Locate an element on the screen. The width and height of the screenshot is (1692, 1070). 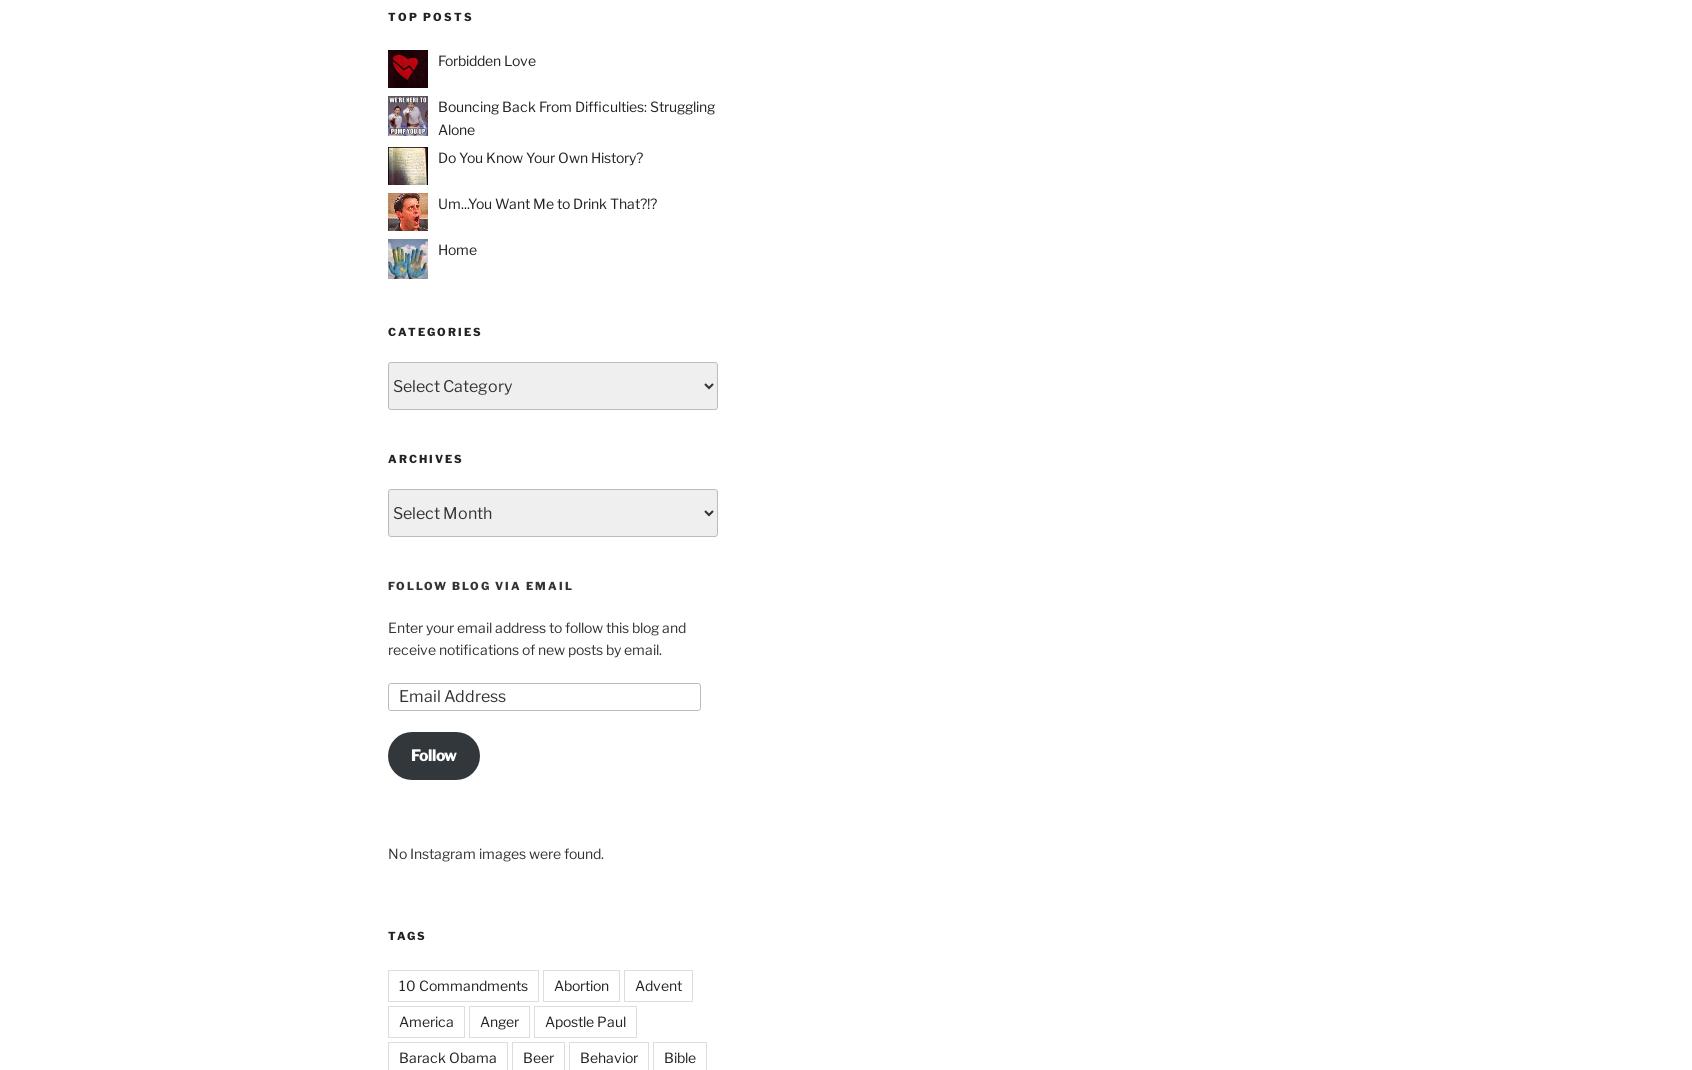
'Um...You Want Me to Drink That?!?' is located at coordinates (547, 202).